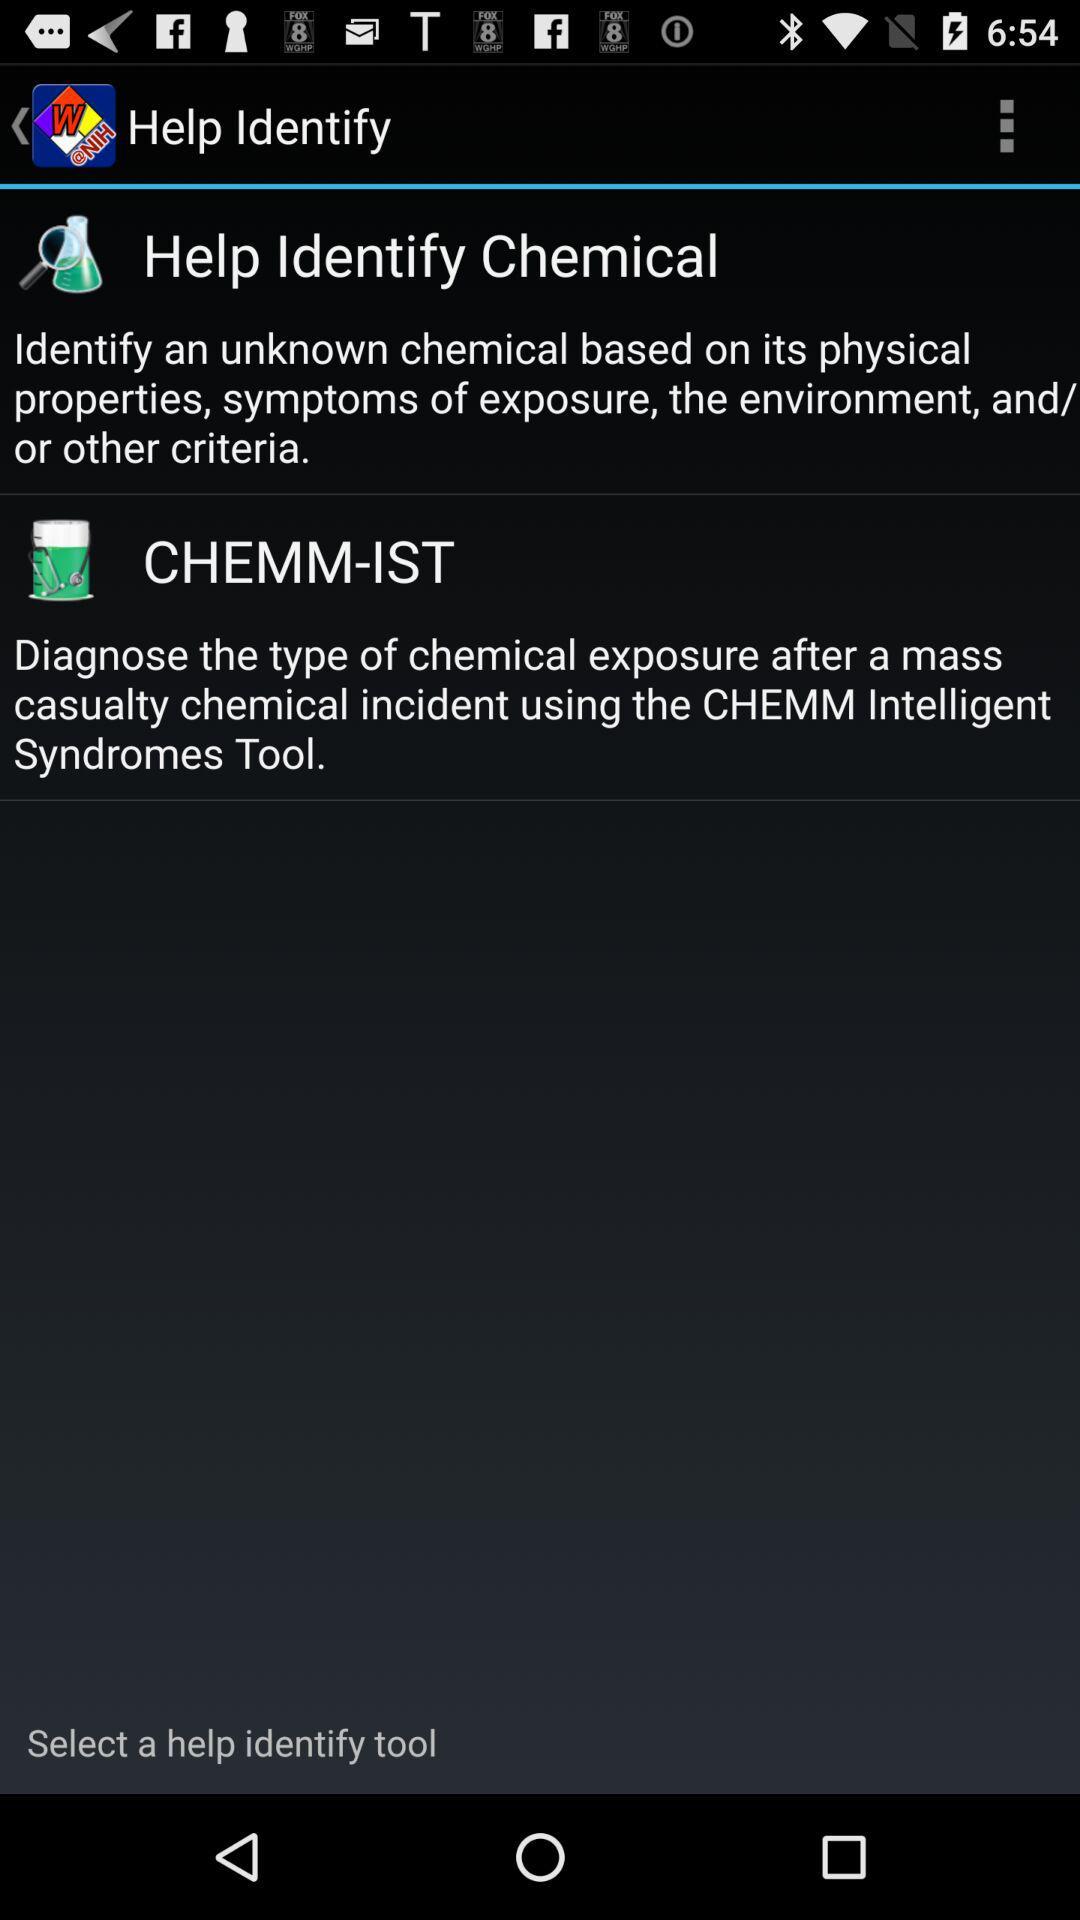  What do you see at coordinates (1006, 124) in the screenshot?
I see `the item at the top right corner` at bounding box center [1006, 124].